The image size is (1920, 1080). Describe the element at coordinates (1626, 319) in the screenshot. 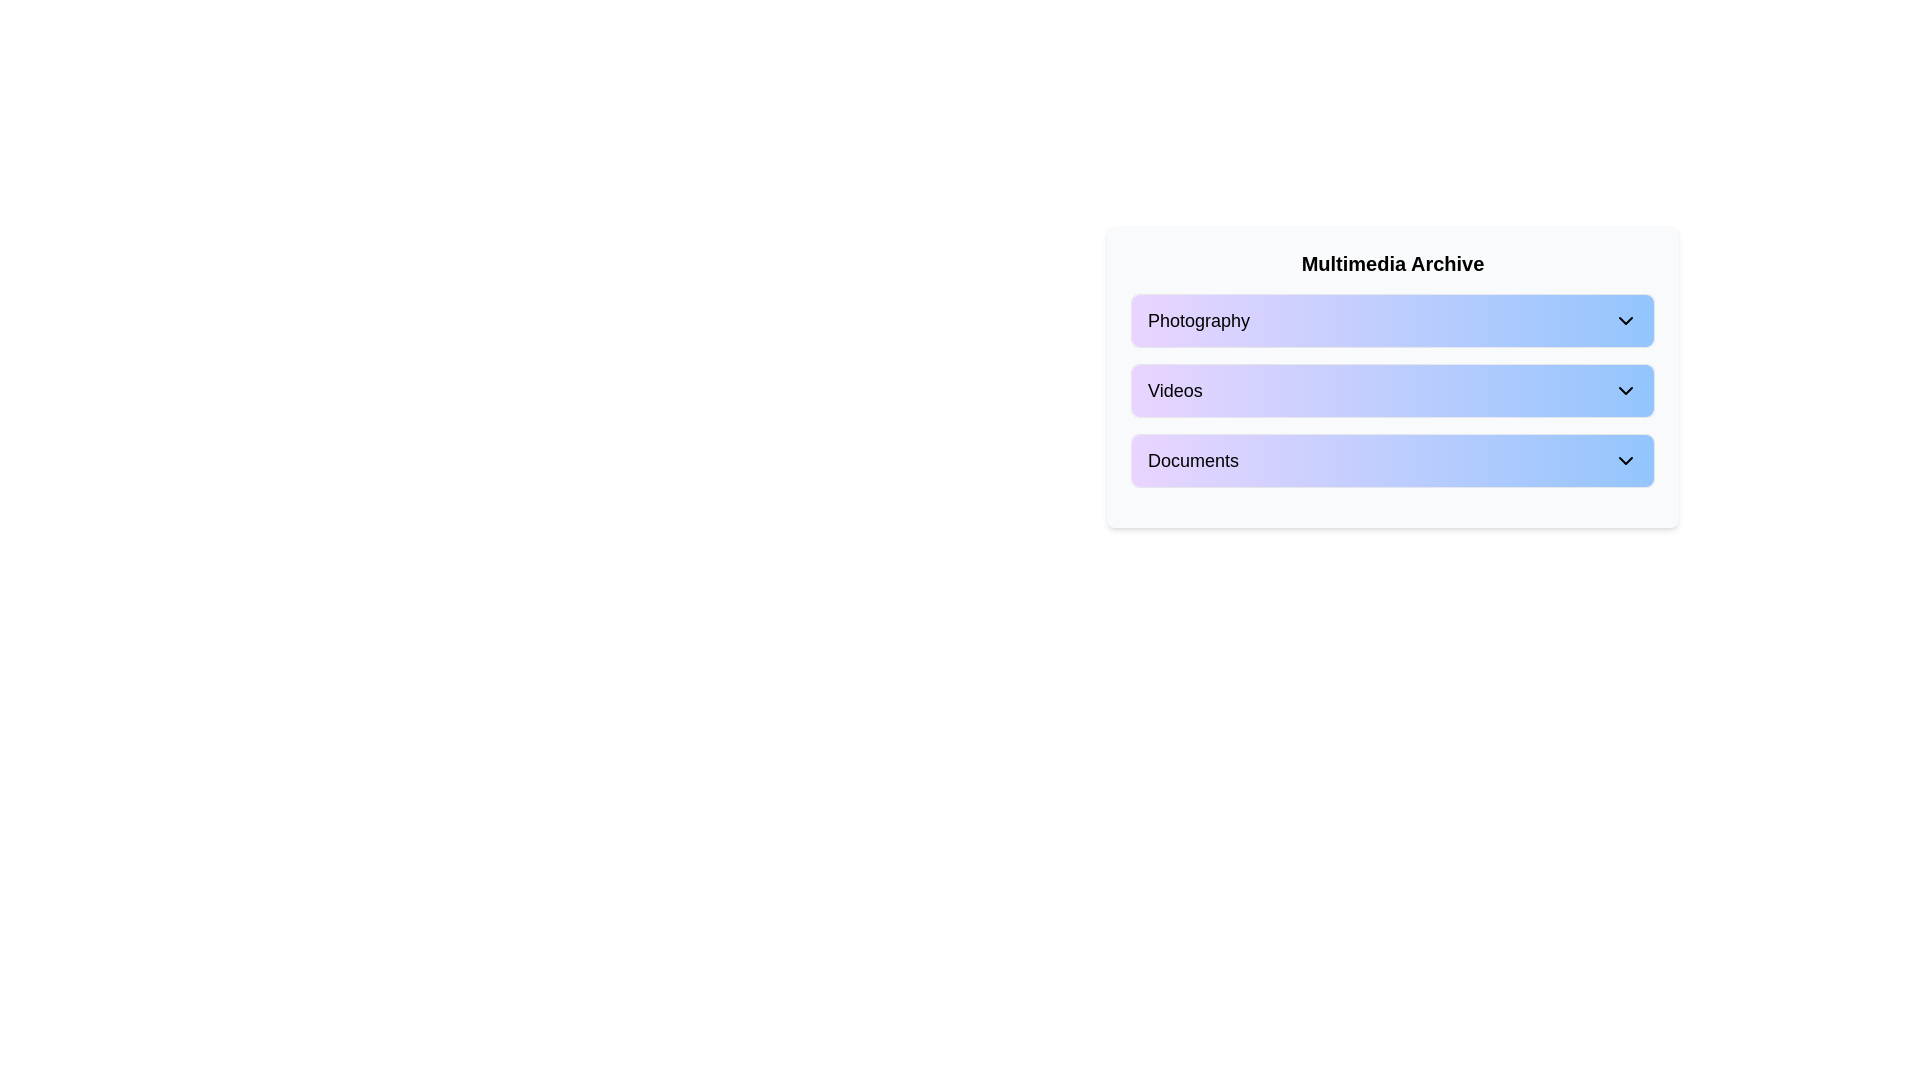

I see `the small downward-pointing chevron icon located on the right side of the 'Photography' section within the multimedia archive list` at that location.